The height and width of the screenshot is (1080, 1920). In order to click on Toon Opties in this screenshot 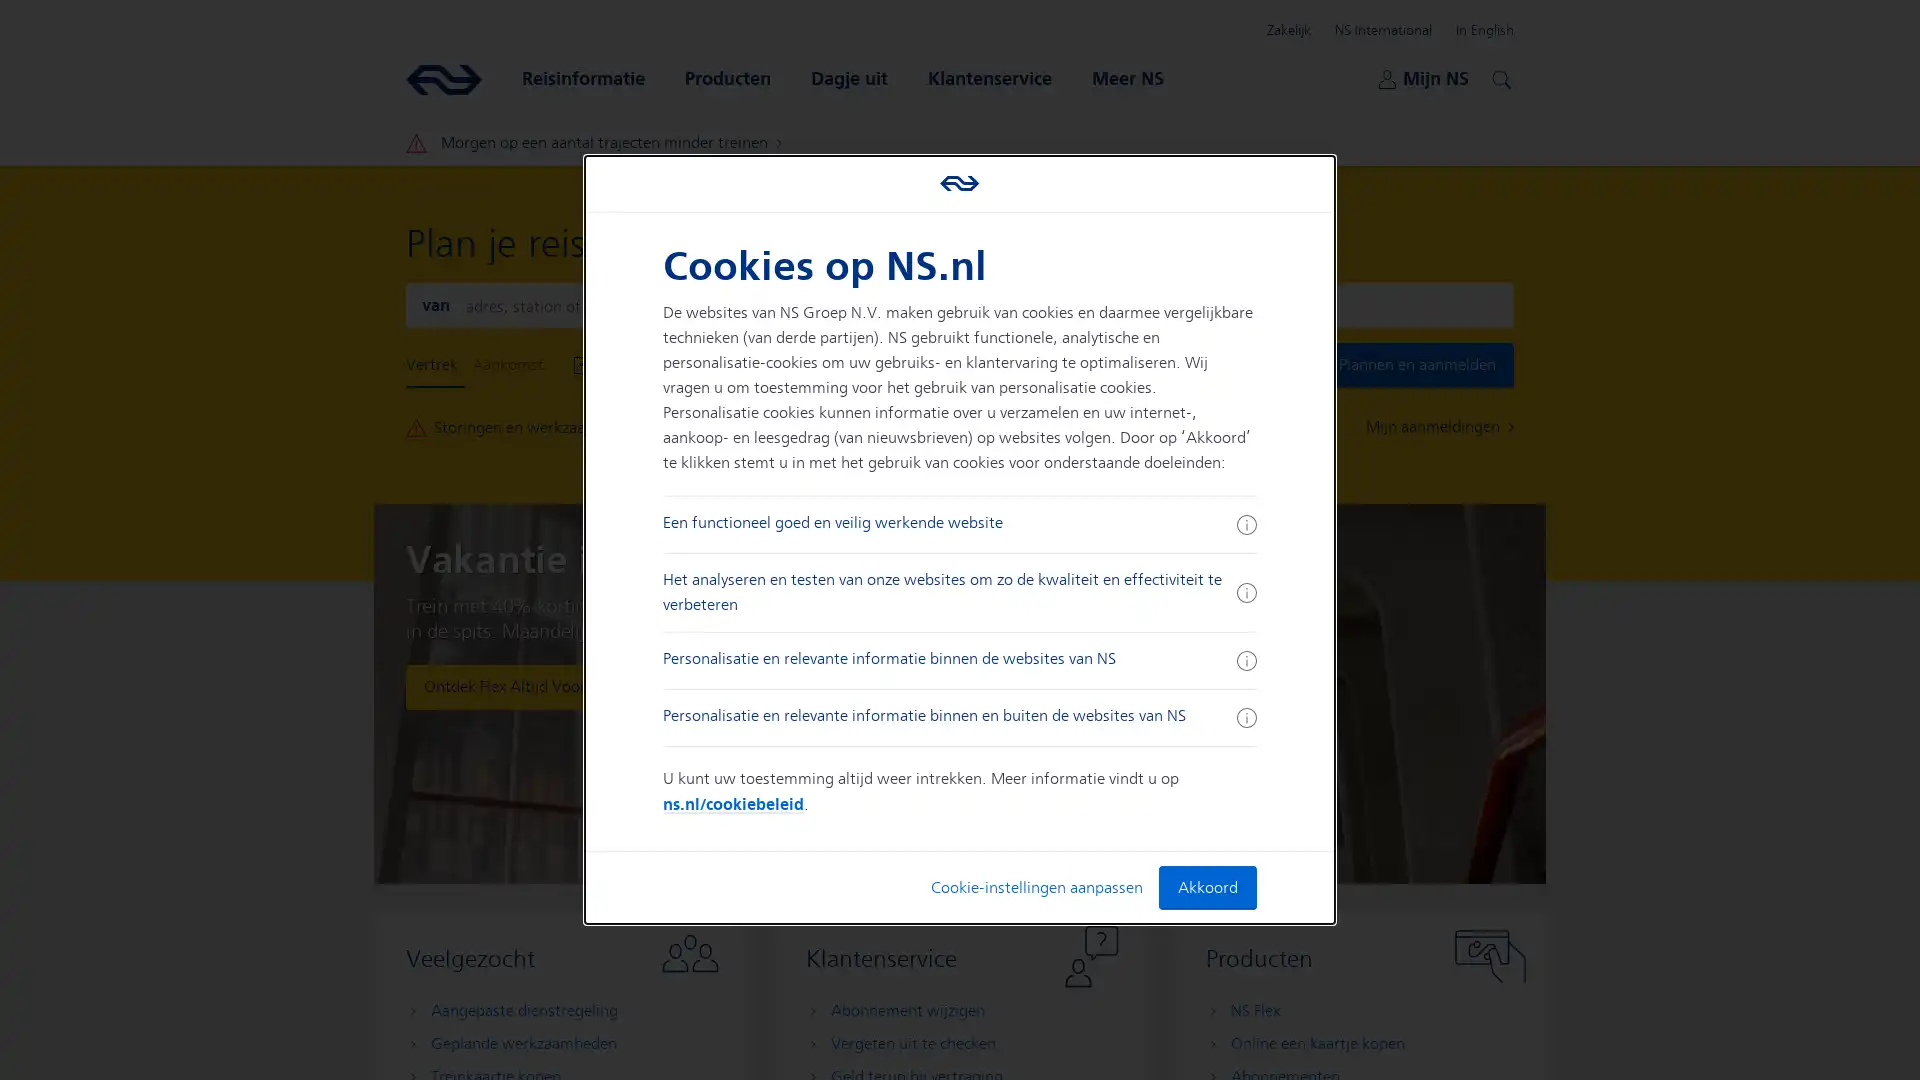, I will do `click(916, 365)`.